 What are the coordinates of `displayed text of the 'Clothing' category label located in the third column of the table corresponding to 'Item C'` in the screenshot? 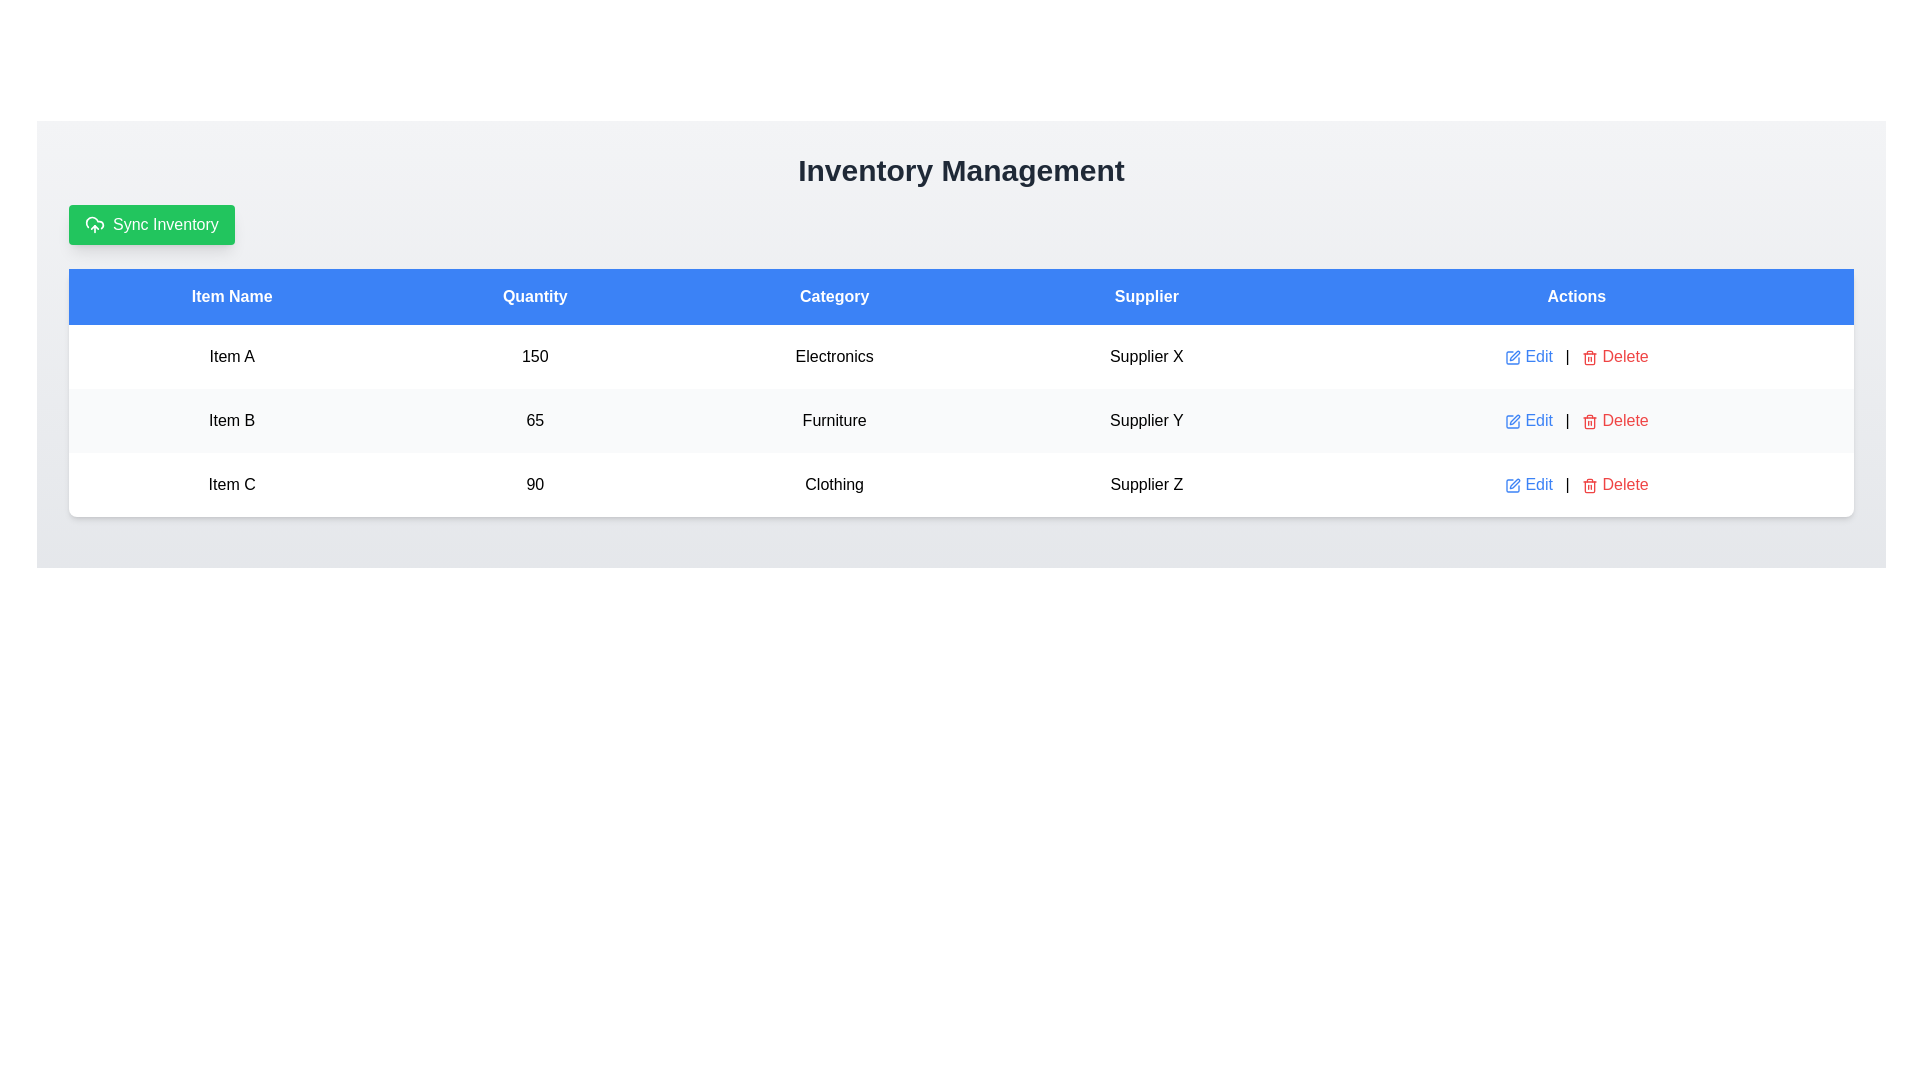 It's located at (834, 485).